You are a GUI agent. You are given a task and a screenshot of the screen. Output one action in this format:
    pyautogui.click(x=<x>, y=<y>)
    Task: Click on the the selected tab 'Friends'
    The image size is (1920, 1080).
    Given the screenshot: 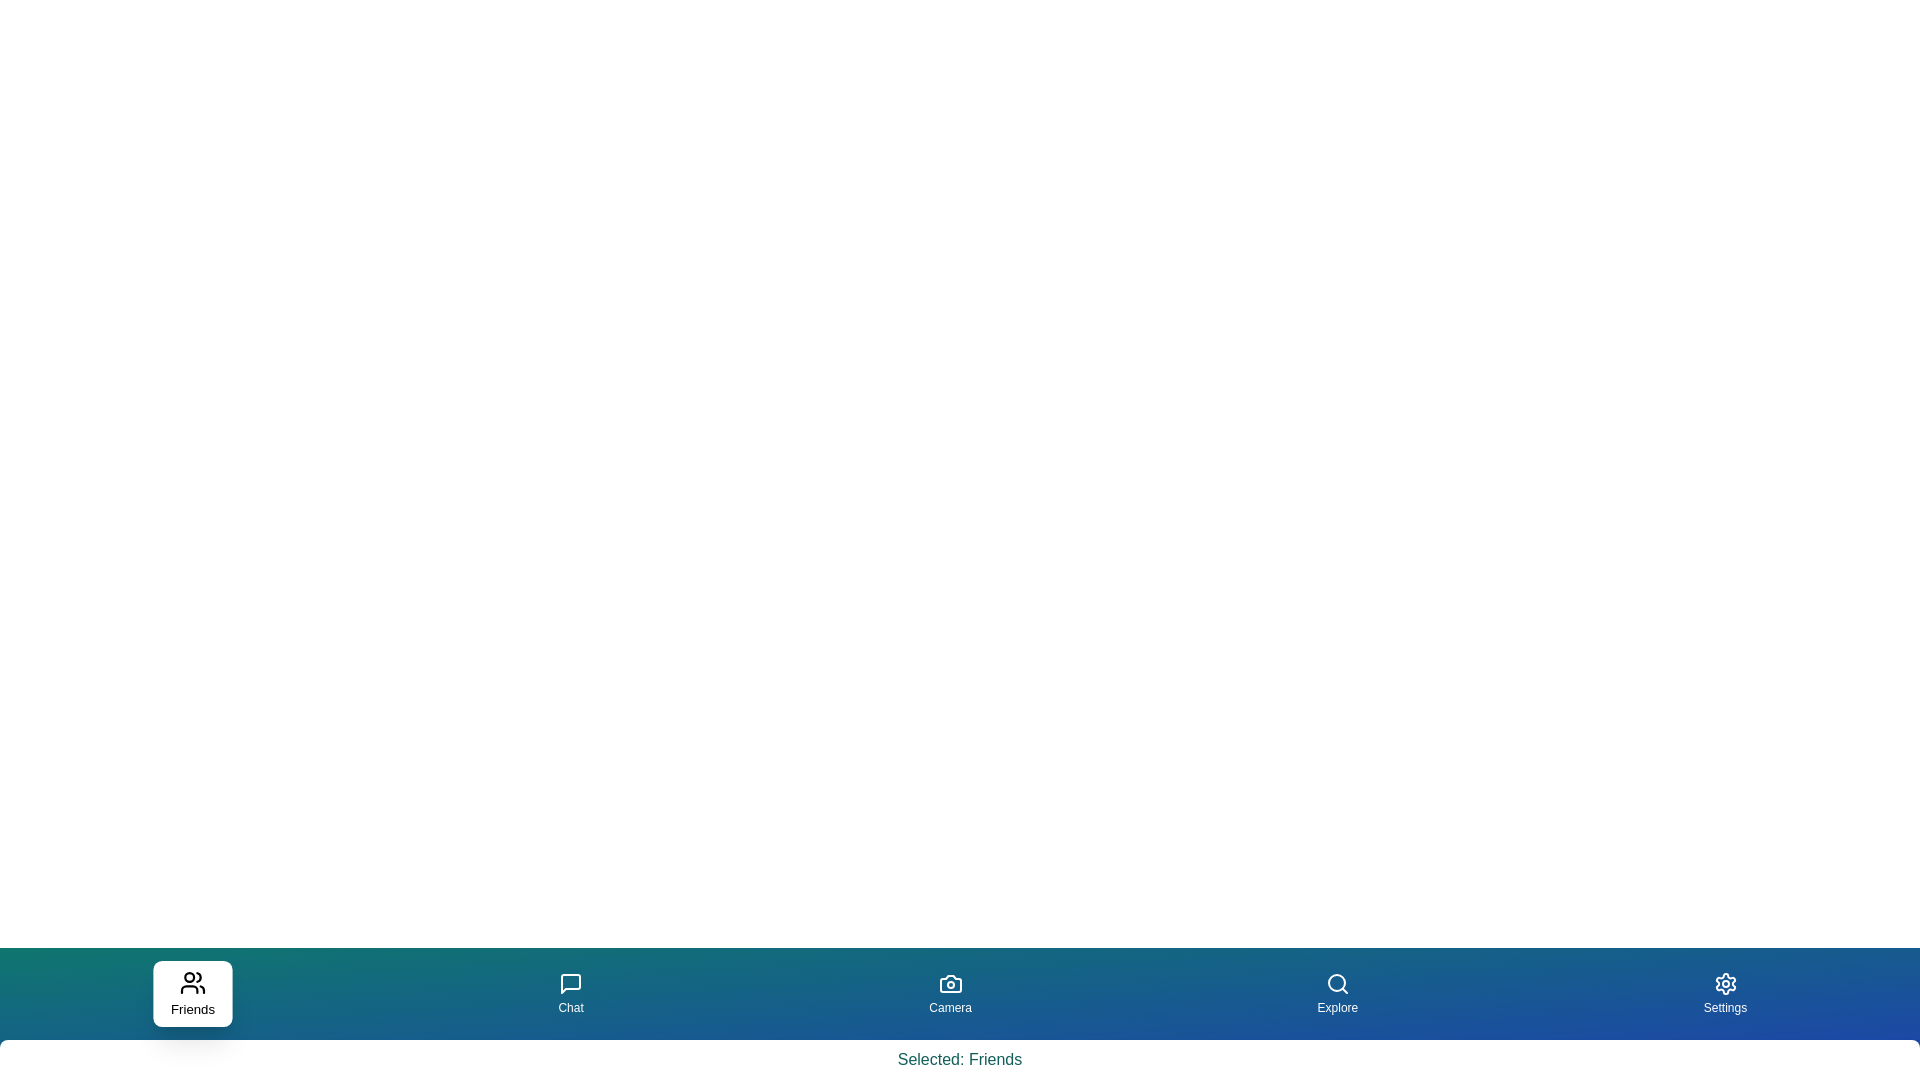 What is the action you would take?
    pyautogui.click(x=192, y=994)
    